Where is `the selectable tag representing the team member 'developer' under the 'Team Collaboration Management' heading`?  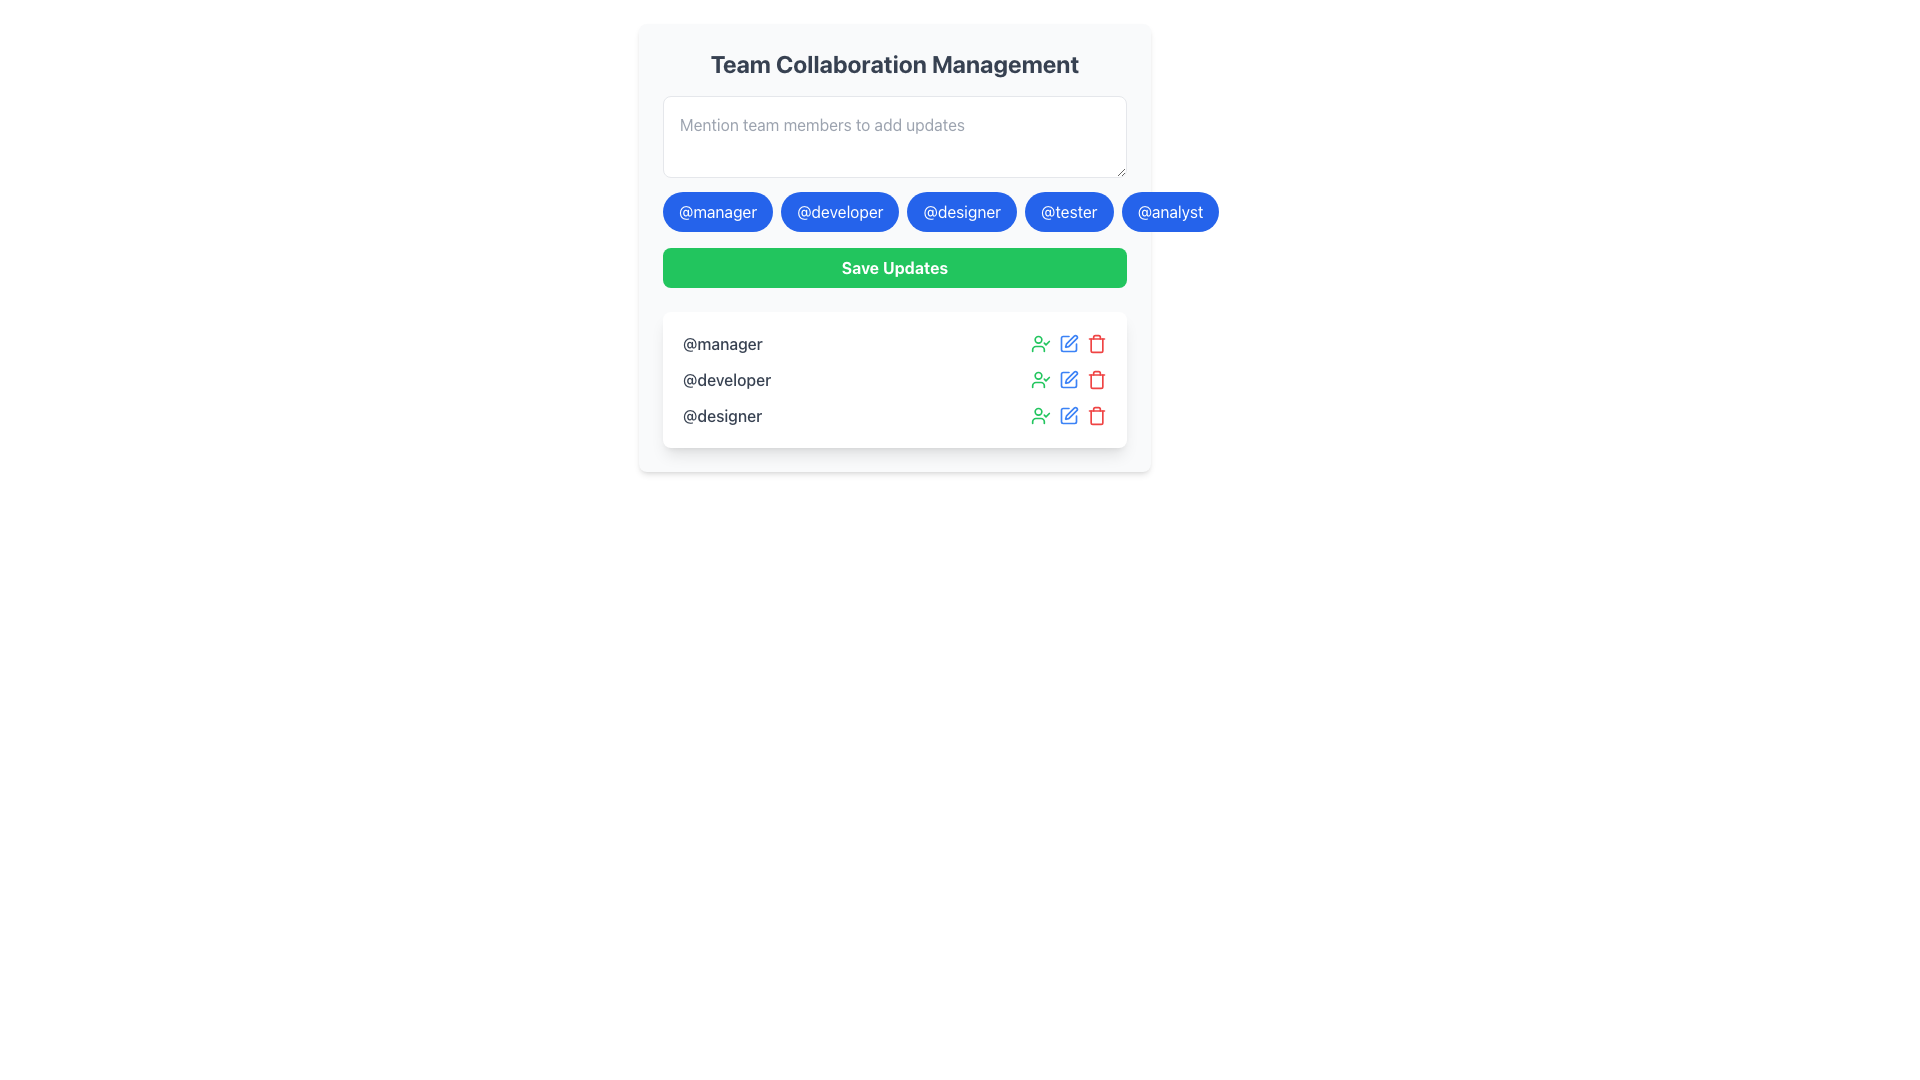
the selectable tag representing the team member 'developer' under the 'Team Collaboration Management' heading is located at coordinates (893, 212).